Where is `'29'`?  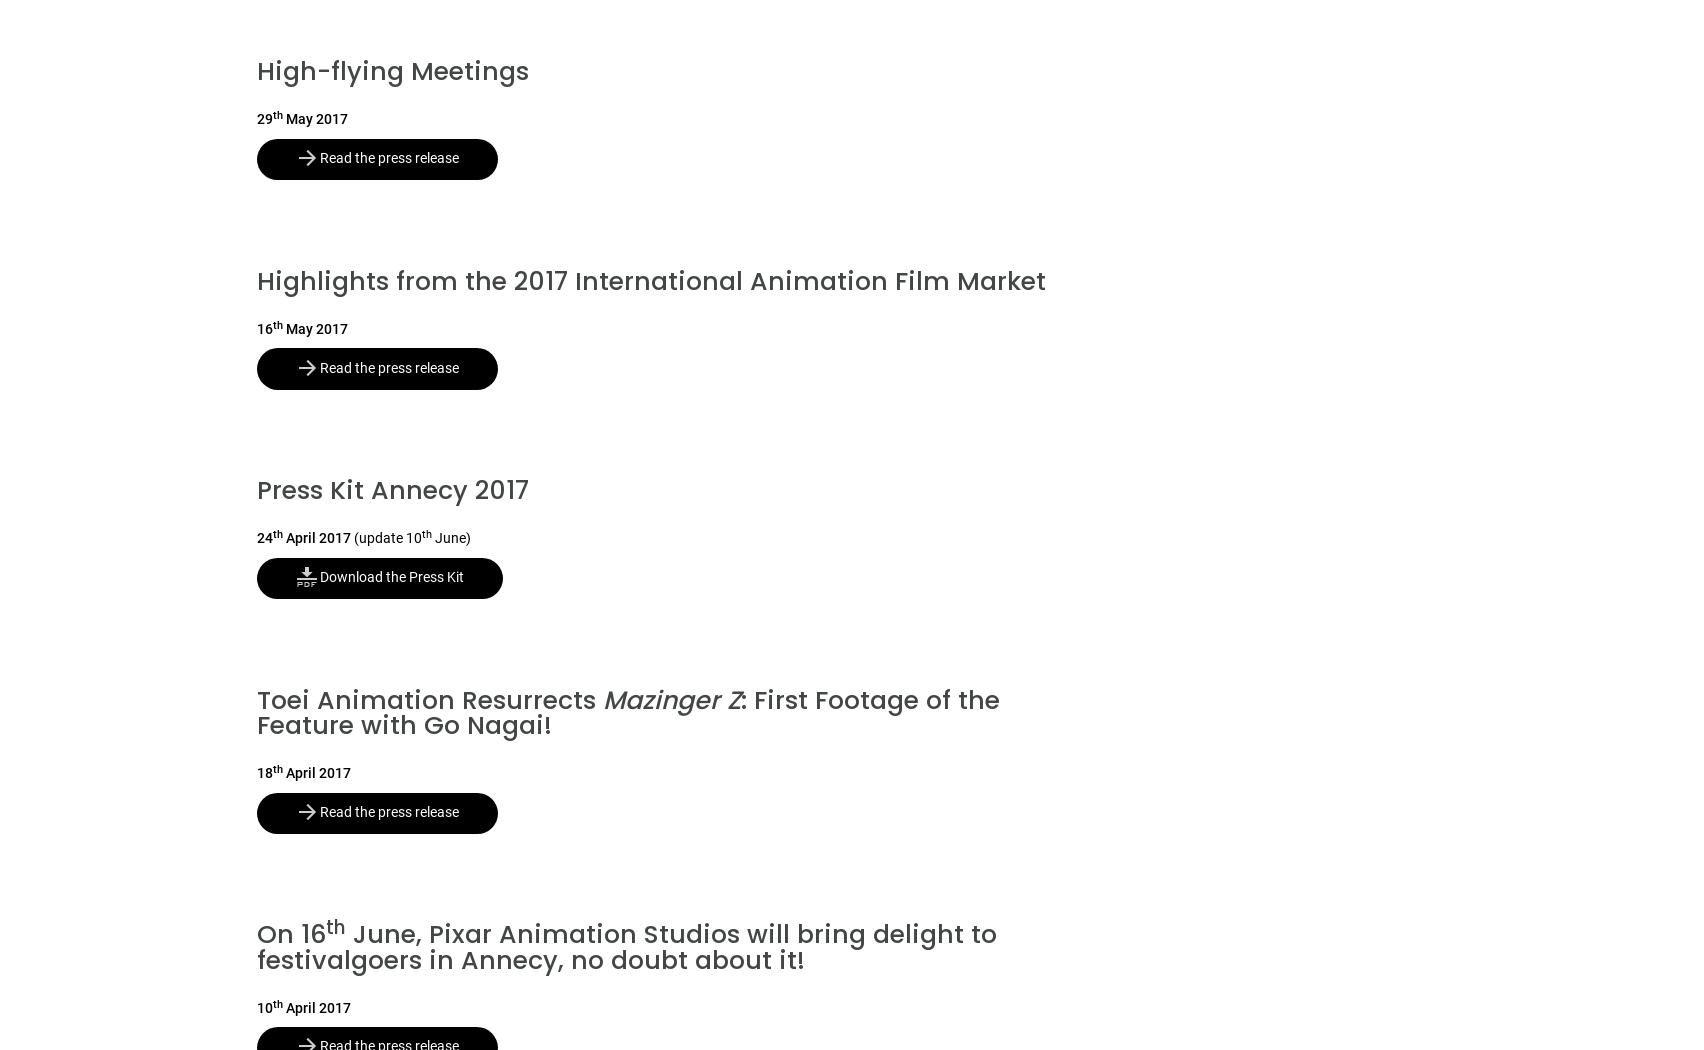 '29' is located at coordinates (263, 117).